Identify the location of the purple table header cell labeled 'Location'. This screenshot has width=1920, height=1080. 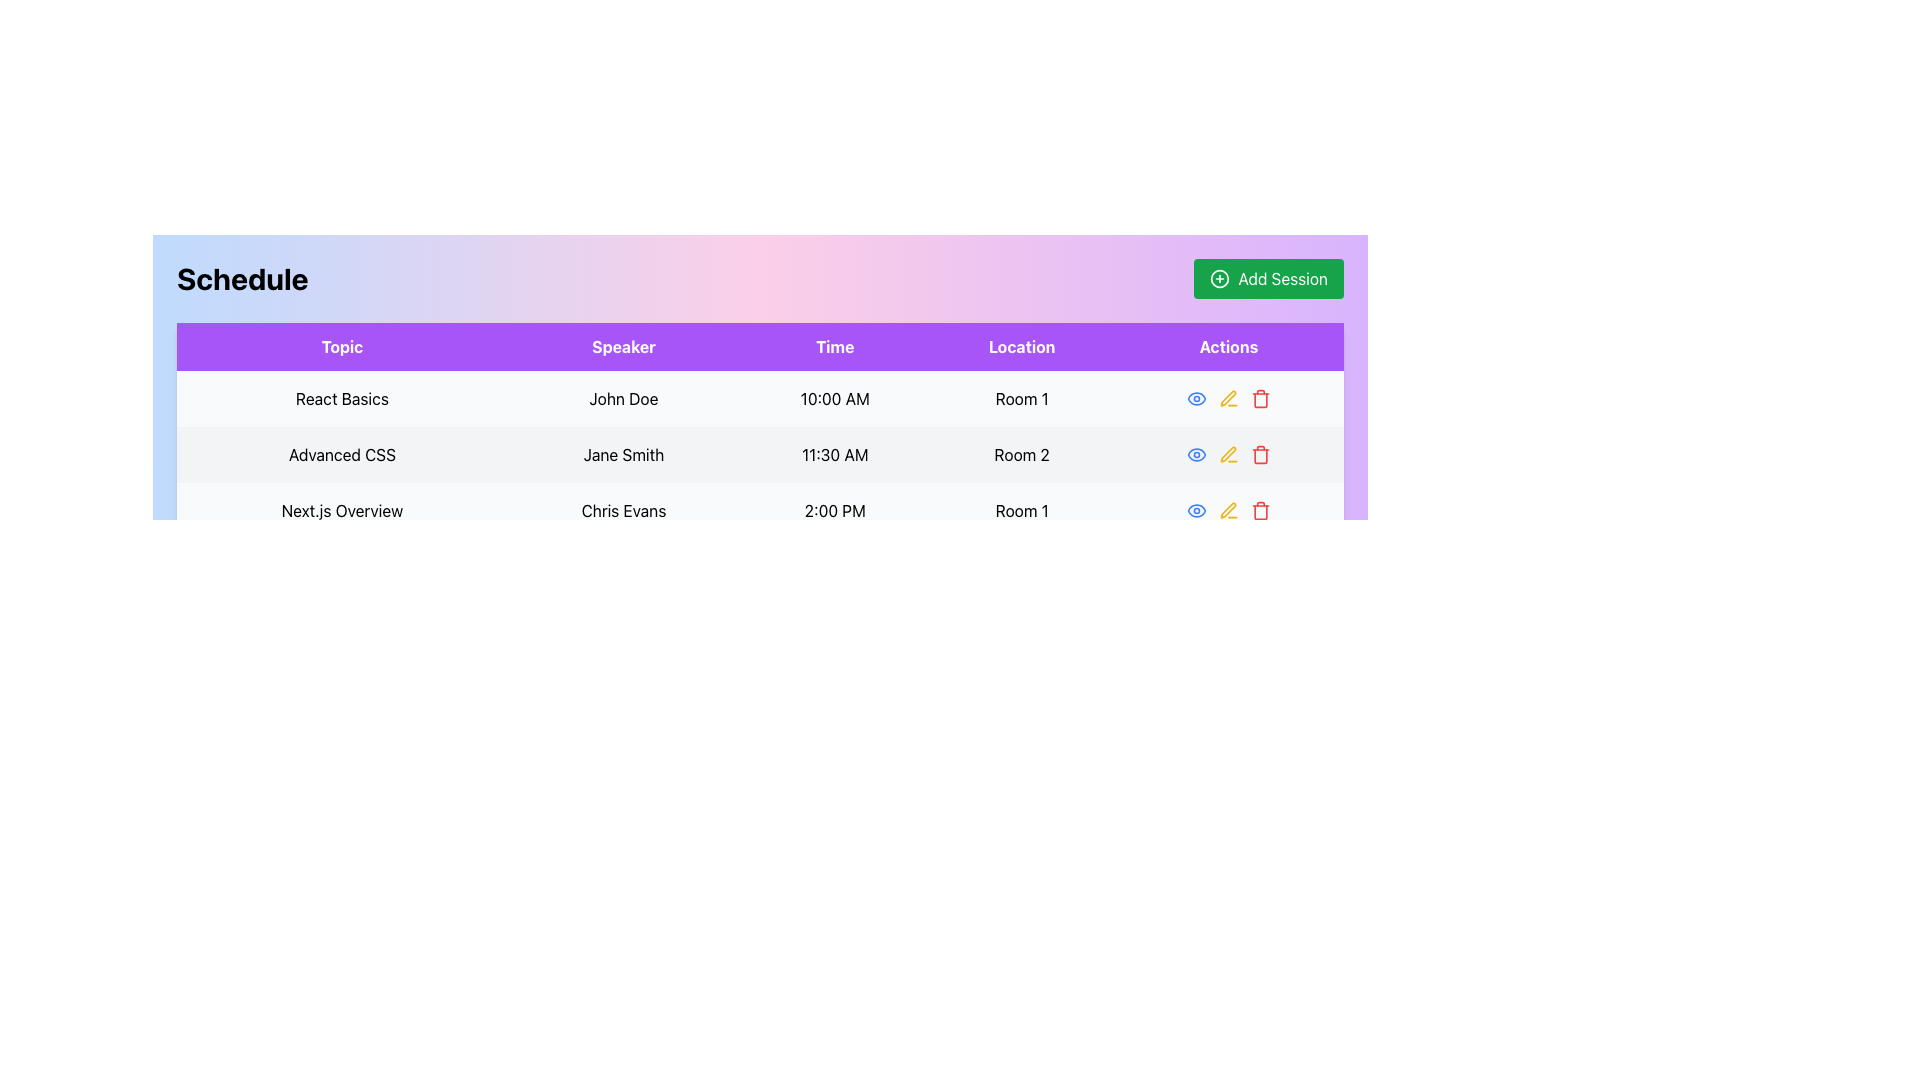
(1022, 346).